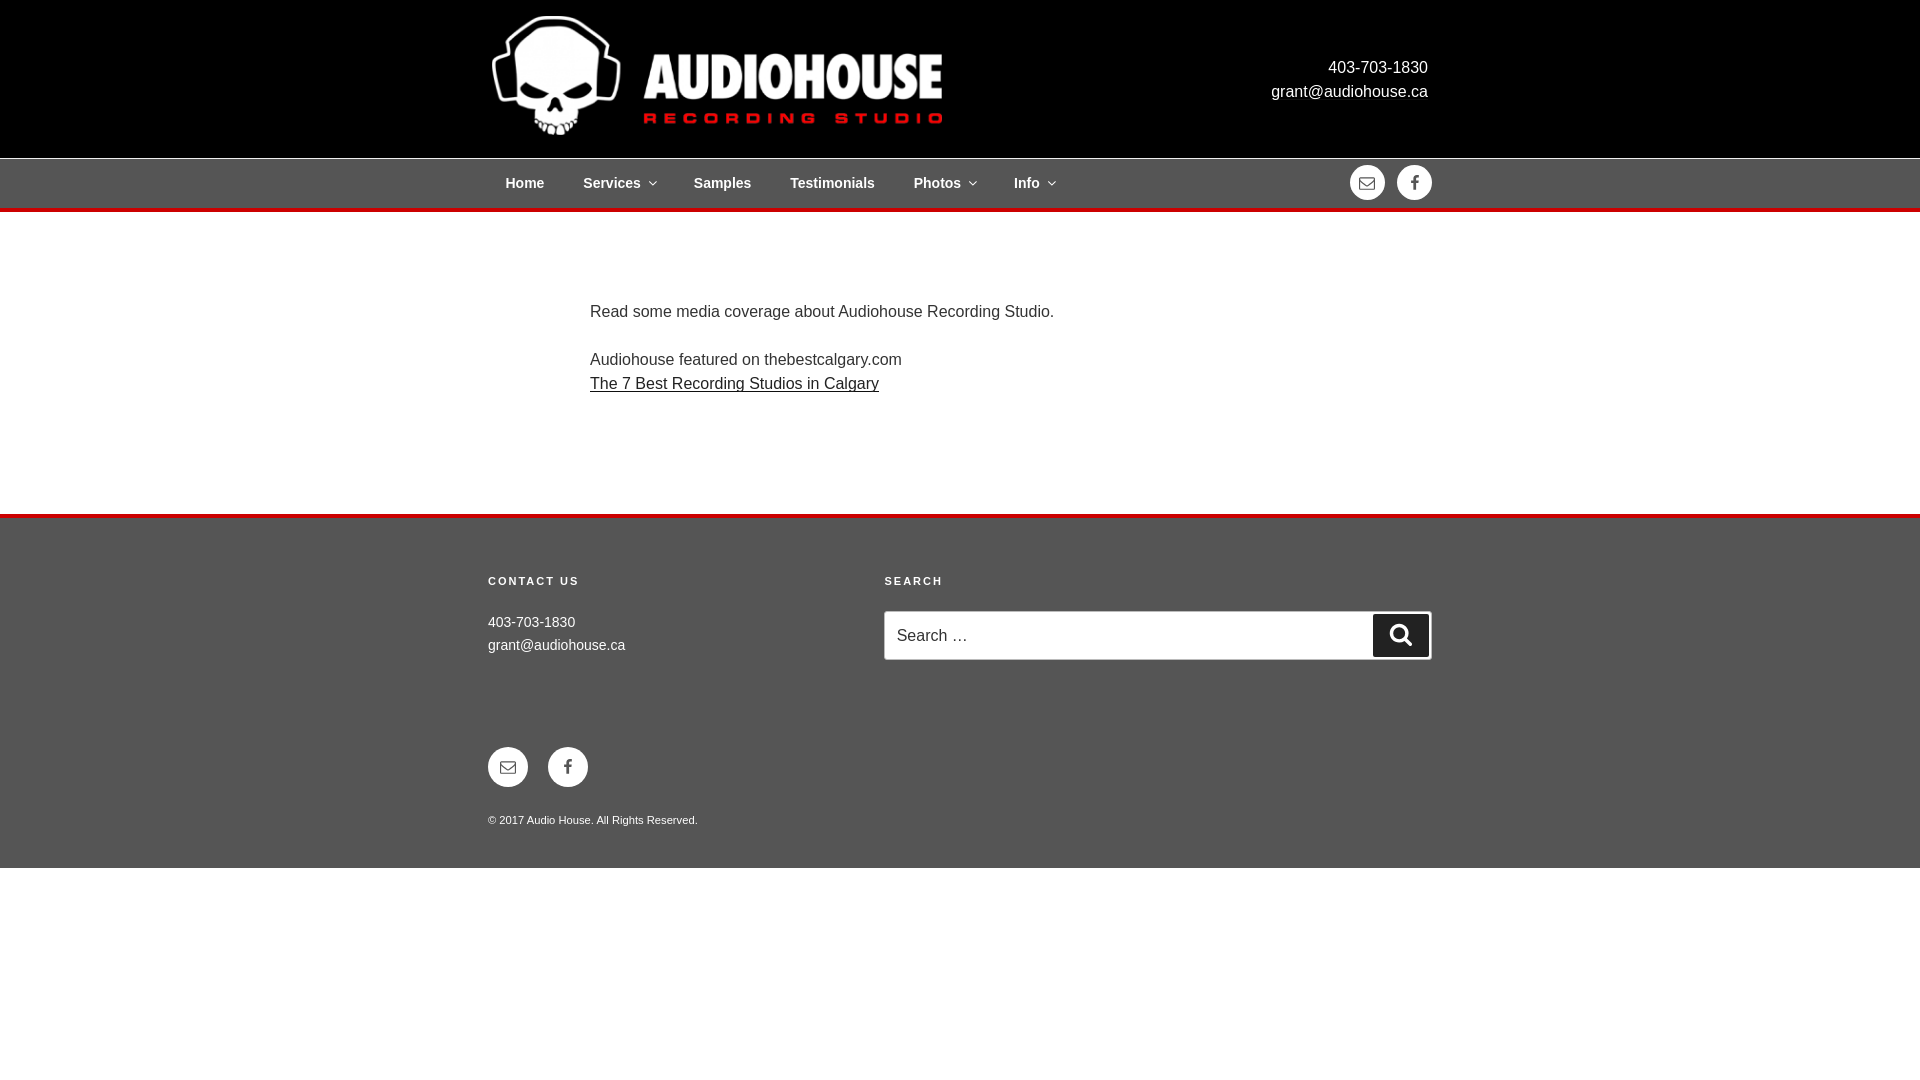 Image resolution: width=1920 pixels, height=1080 pixels. Describe the element at coordinates (488, 183) in the screenshot. I see `'Home'` at that location.